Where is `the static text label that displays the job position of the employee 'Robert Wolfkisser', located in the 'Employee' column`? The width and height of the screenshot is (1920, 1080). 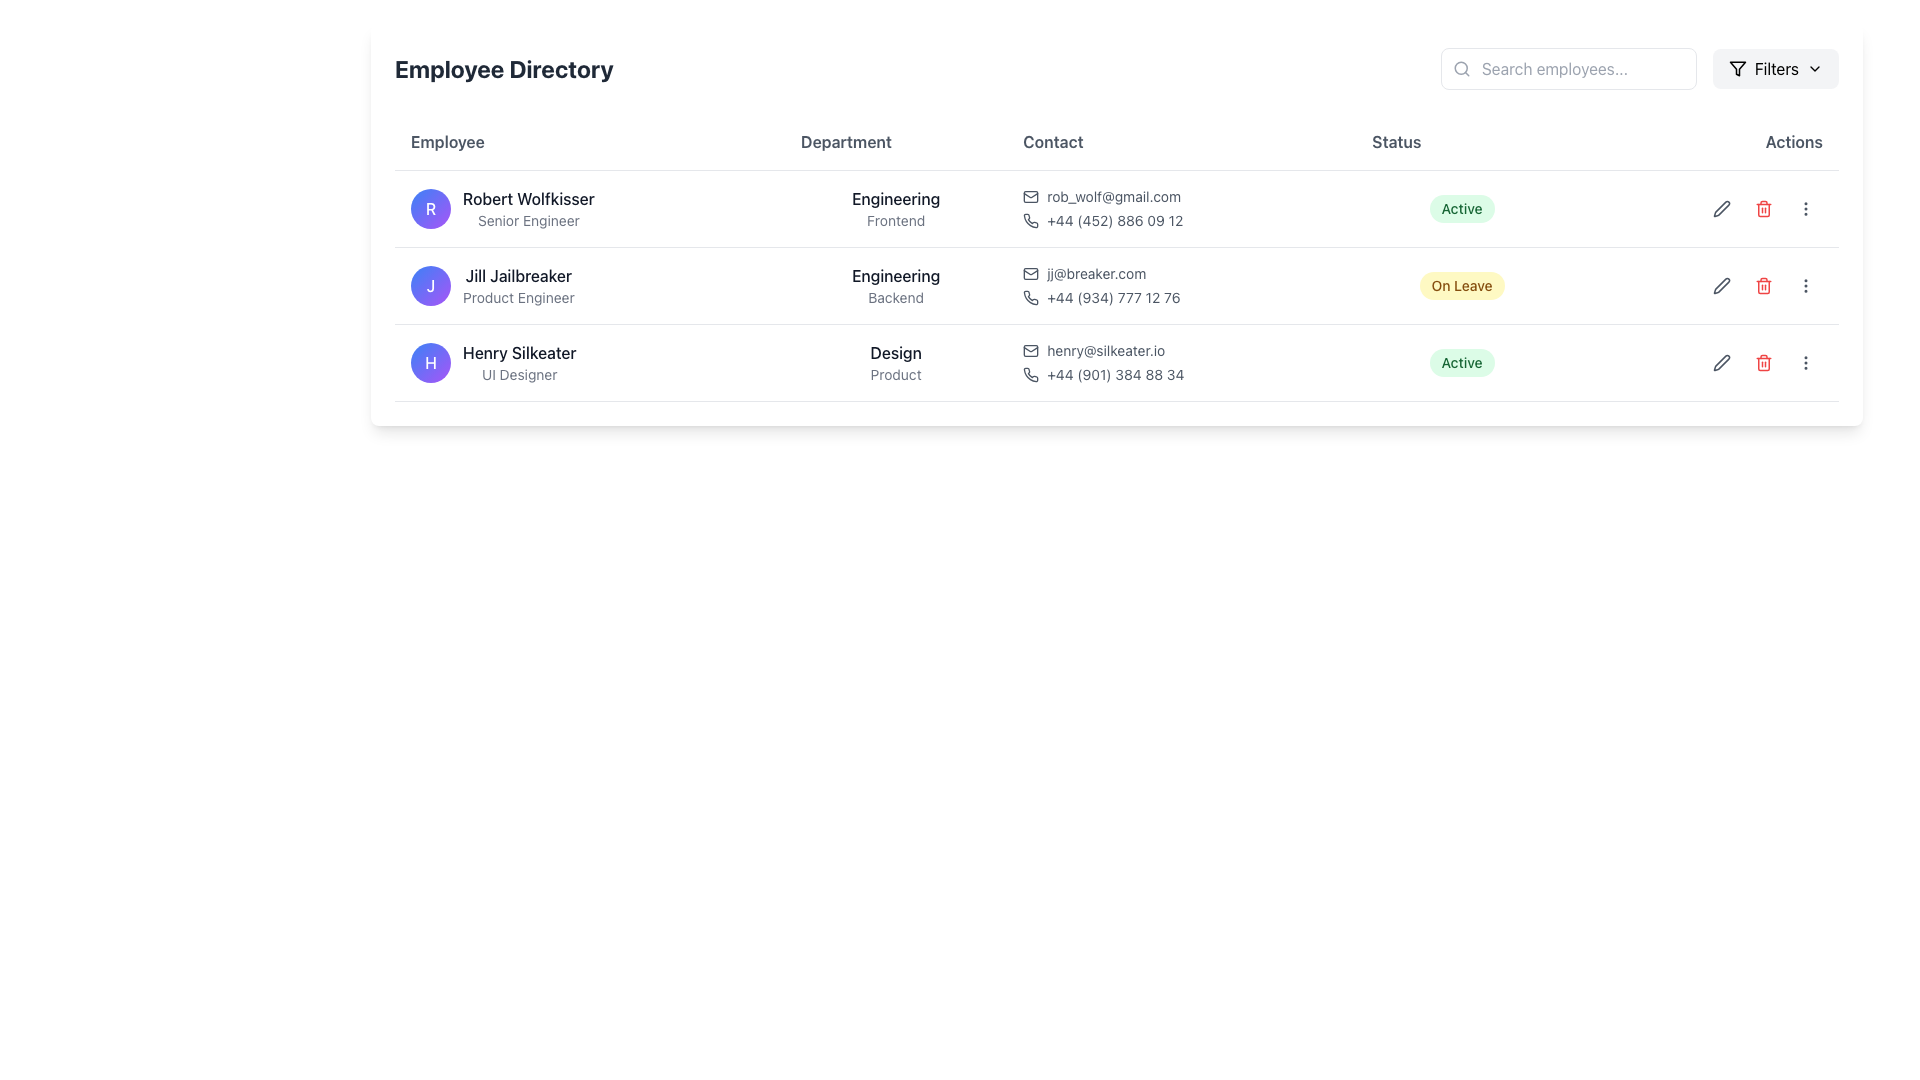 the static text label that displays the job position of the employee 'Robert Wolfkisser', located in the 'Employee' column is located at coordinates (528, 220).